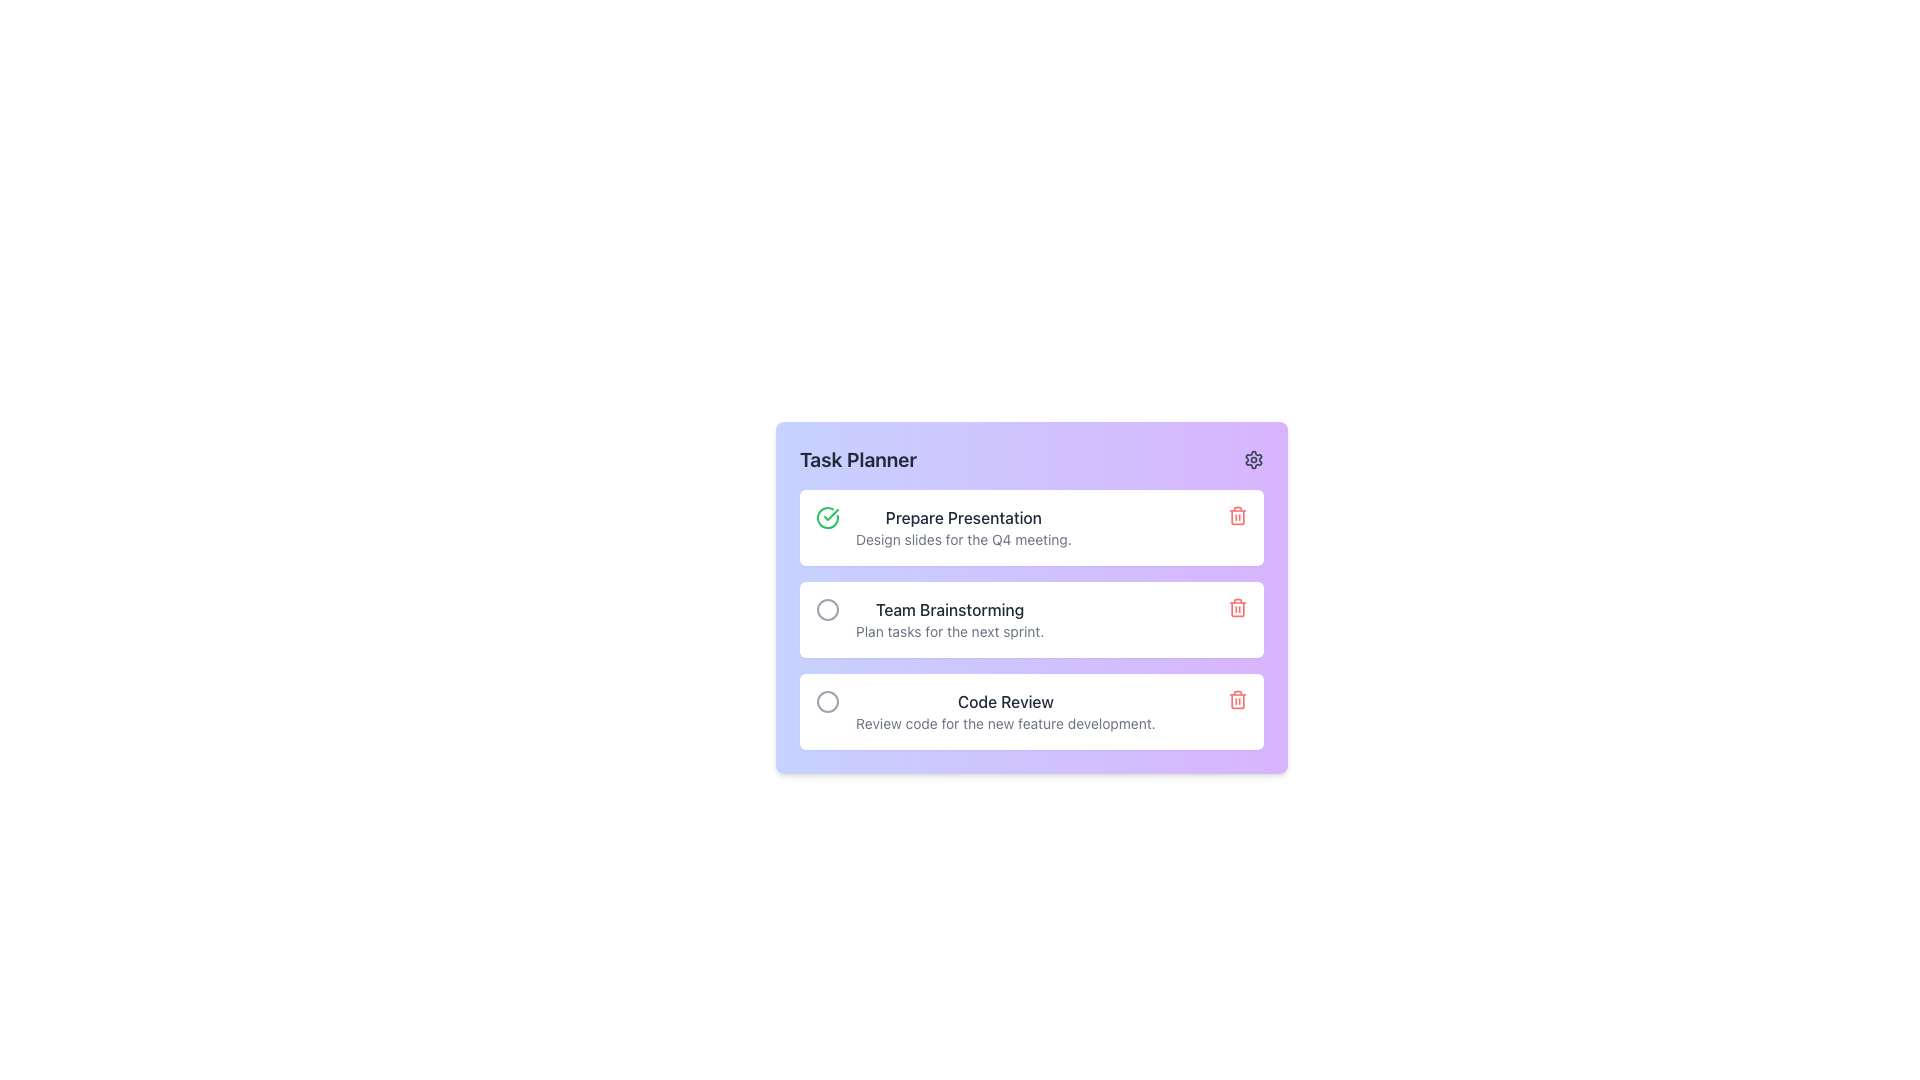 Image resolution: width=1920 pixels, height=1080 pixels. I want to click on the textual label displaying information about the task at the top of the task planner interface, so click(963, 527).